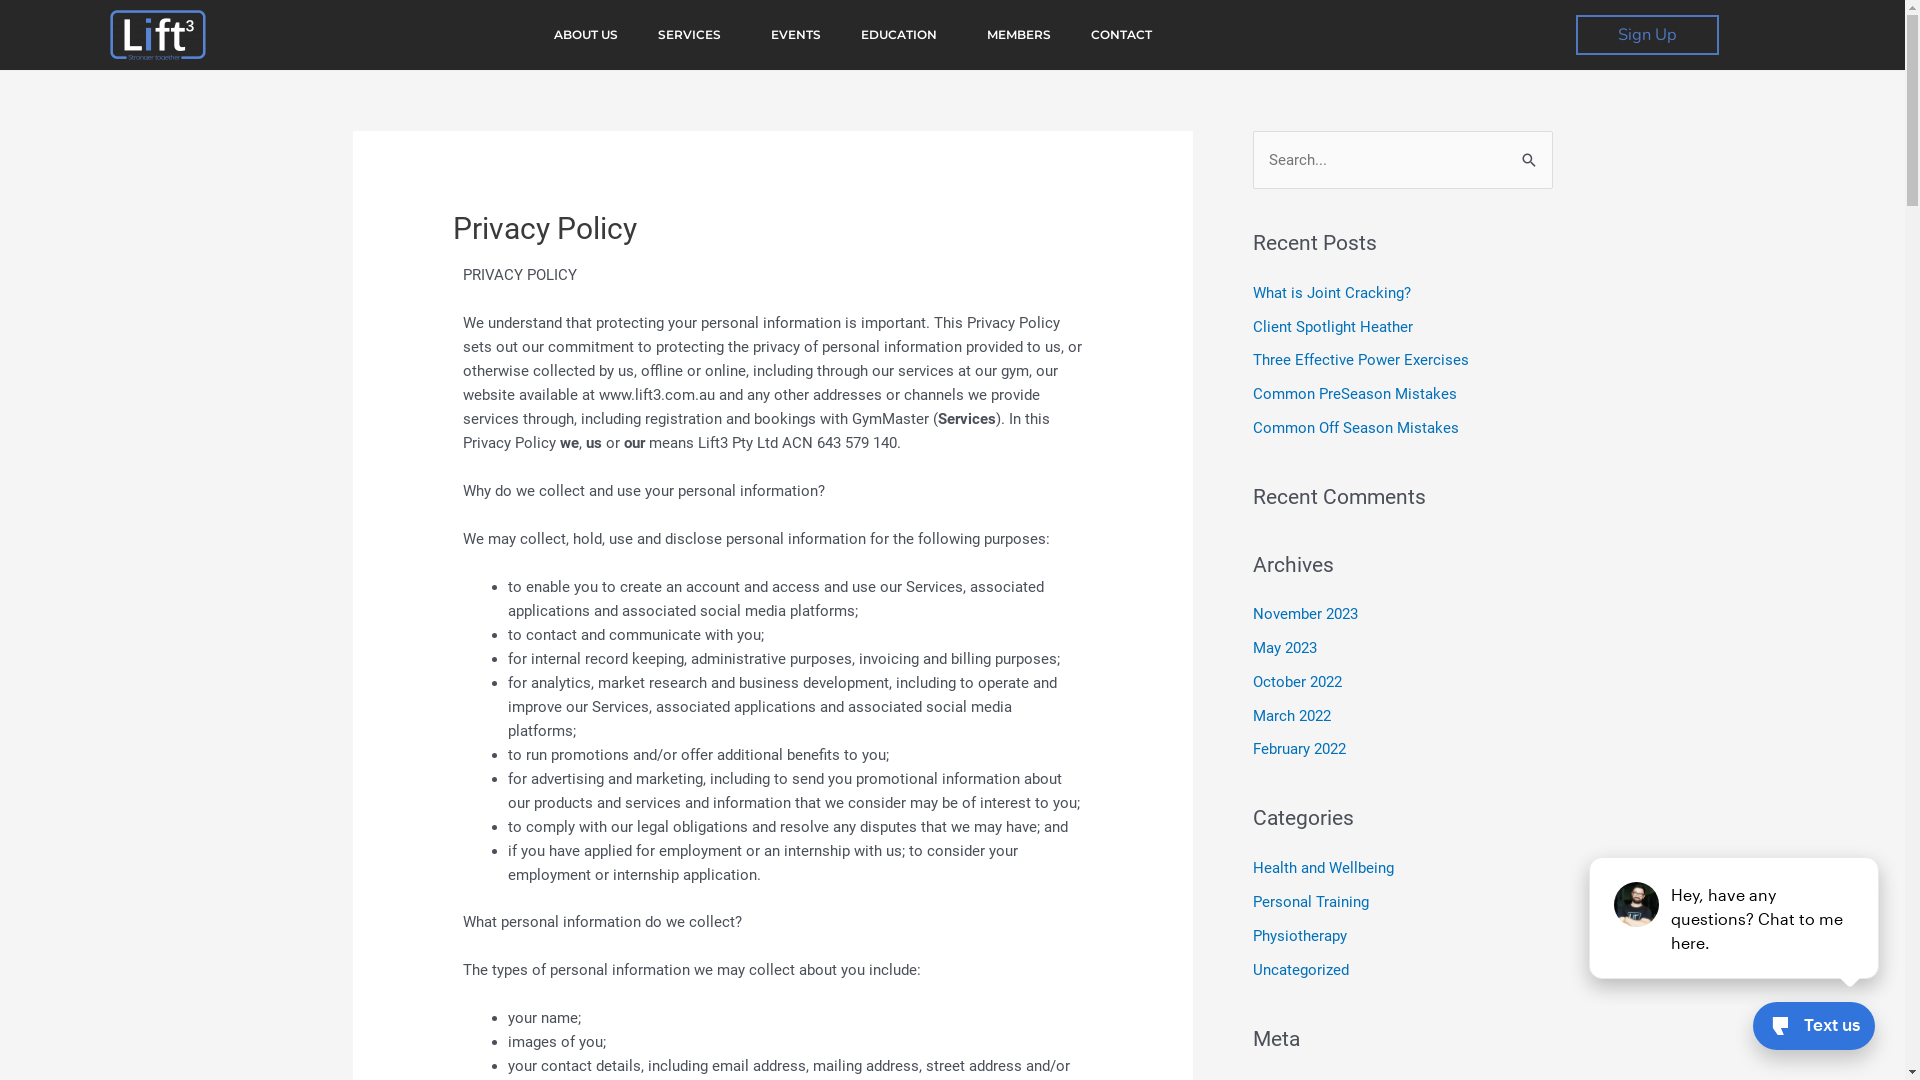 The width and height of the screenshot is (1920, 1080). What do you see at coordinates (1332, 326) in the screenshot?
I see `'Client Spotlight Heather'` at bounding box center [1332, 326].